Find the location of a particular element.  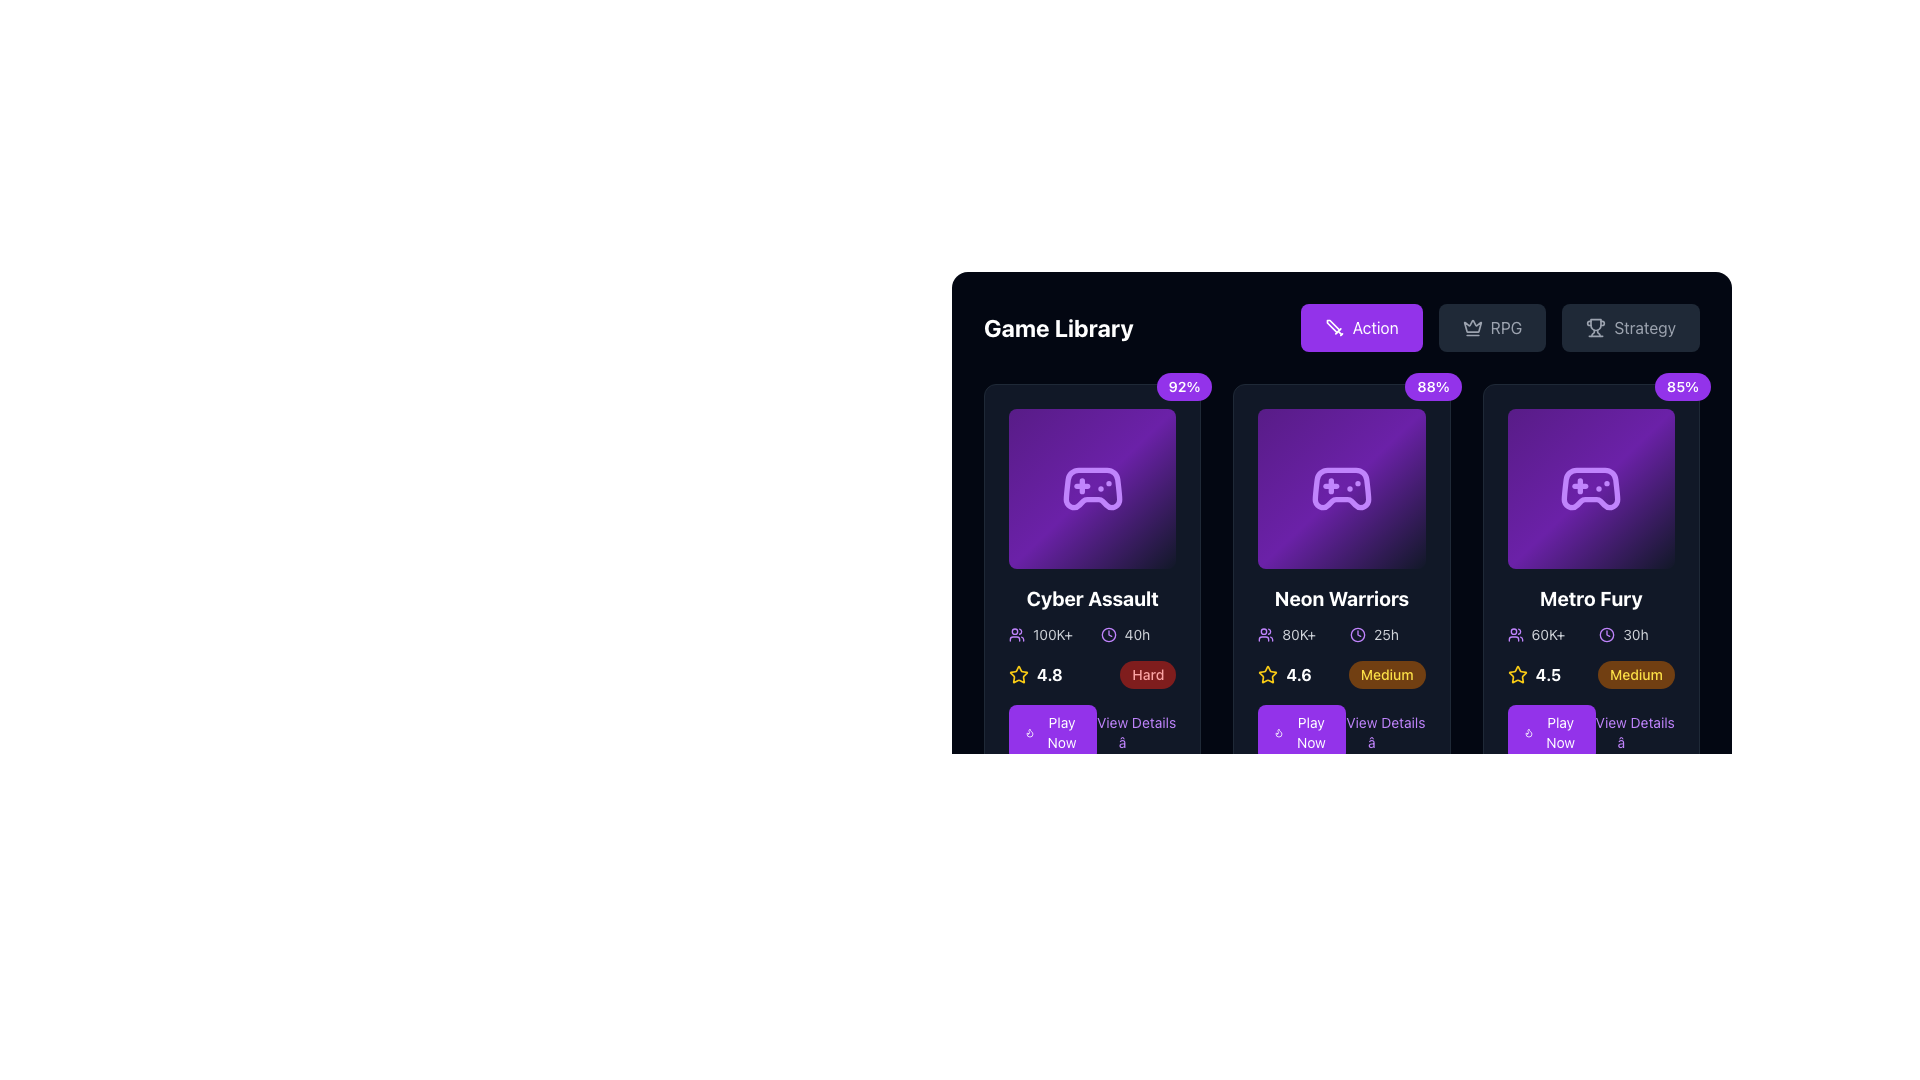

the text label indicating a time value of 25 hours, located within the 'Neon Warriors' game card, to the right of the clock icon is located at coordinates (1385, 635).